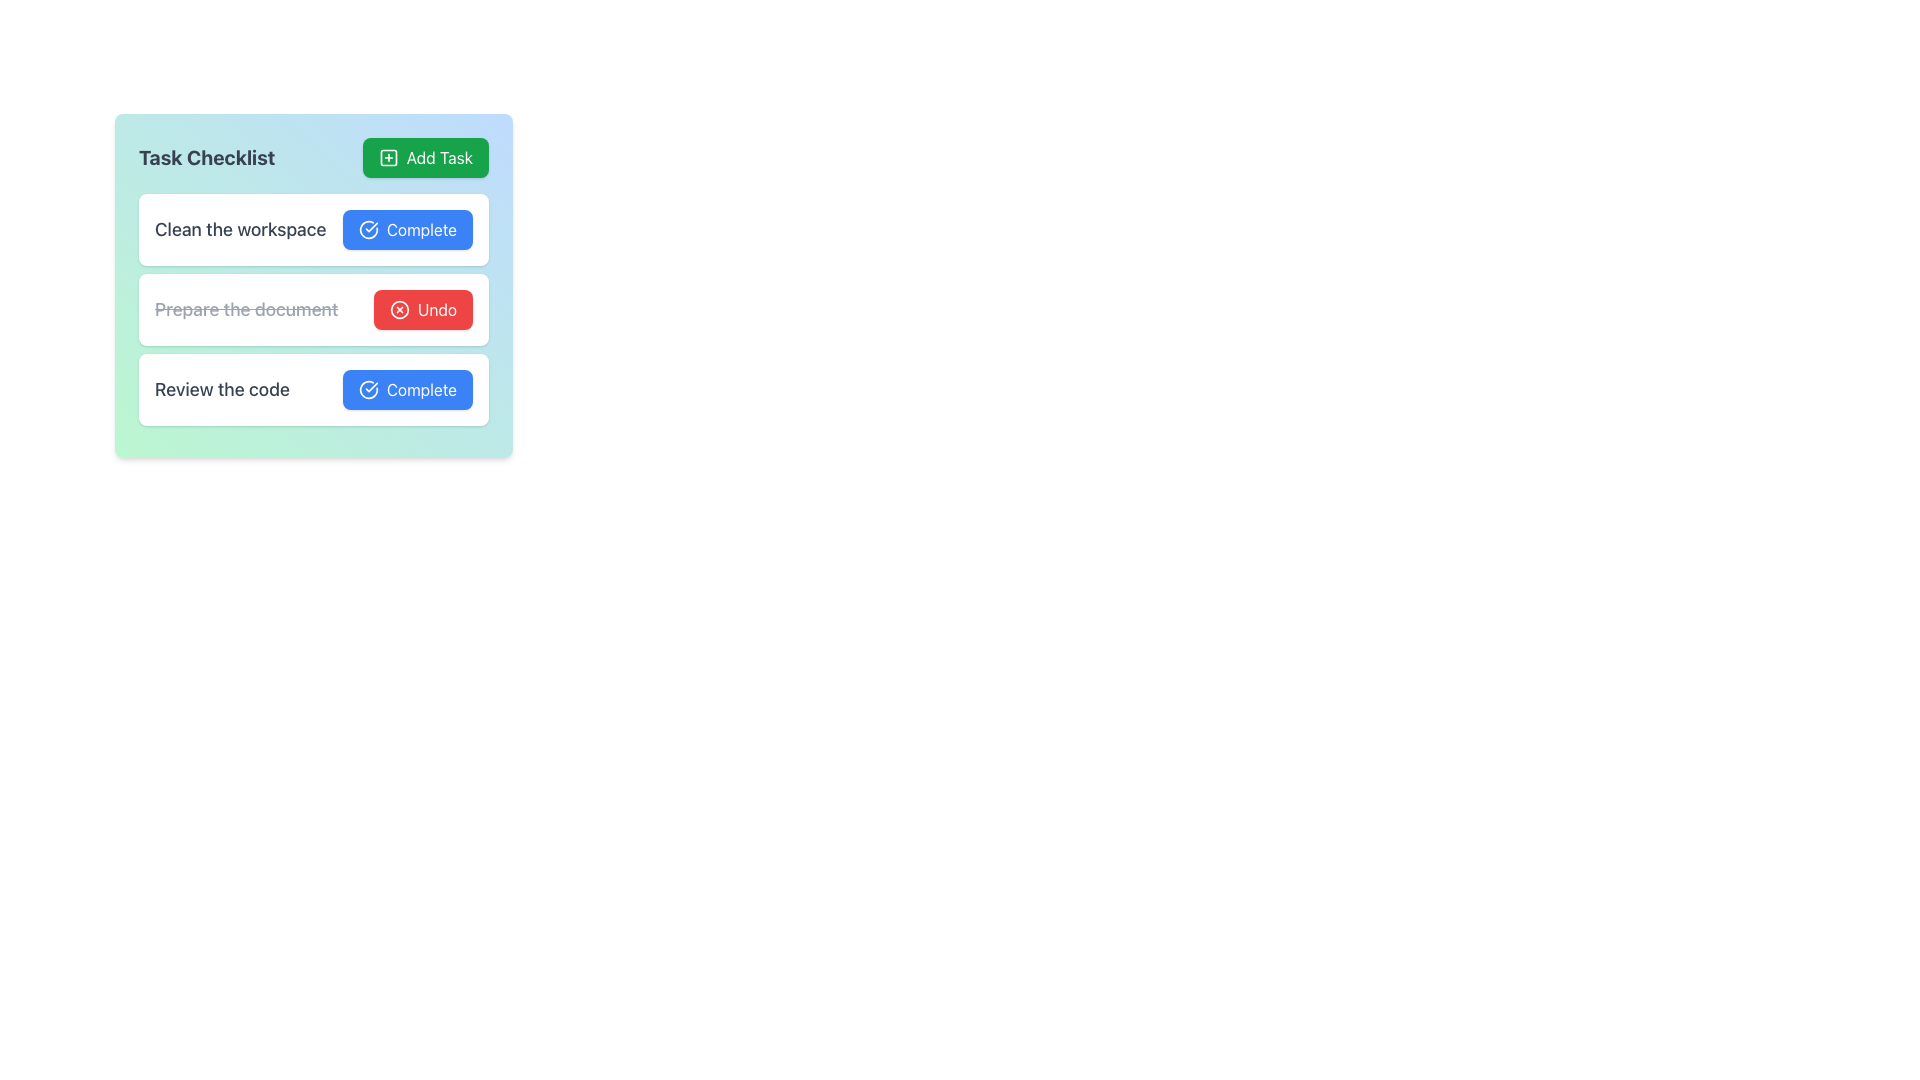 The height and width of the screenshot is (1080, 1920). I want to click on text 'Complete' from the blue rectangular button with rounded corners, located on the far right side of the third row in a checklist interface, so click(421, 389).